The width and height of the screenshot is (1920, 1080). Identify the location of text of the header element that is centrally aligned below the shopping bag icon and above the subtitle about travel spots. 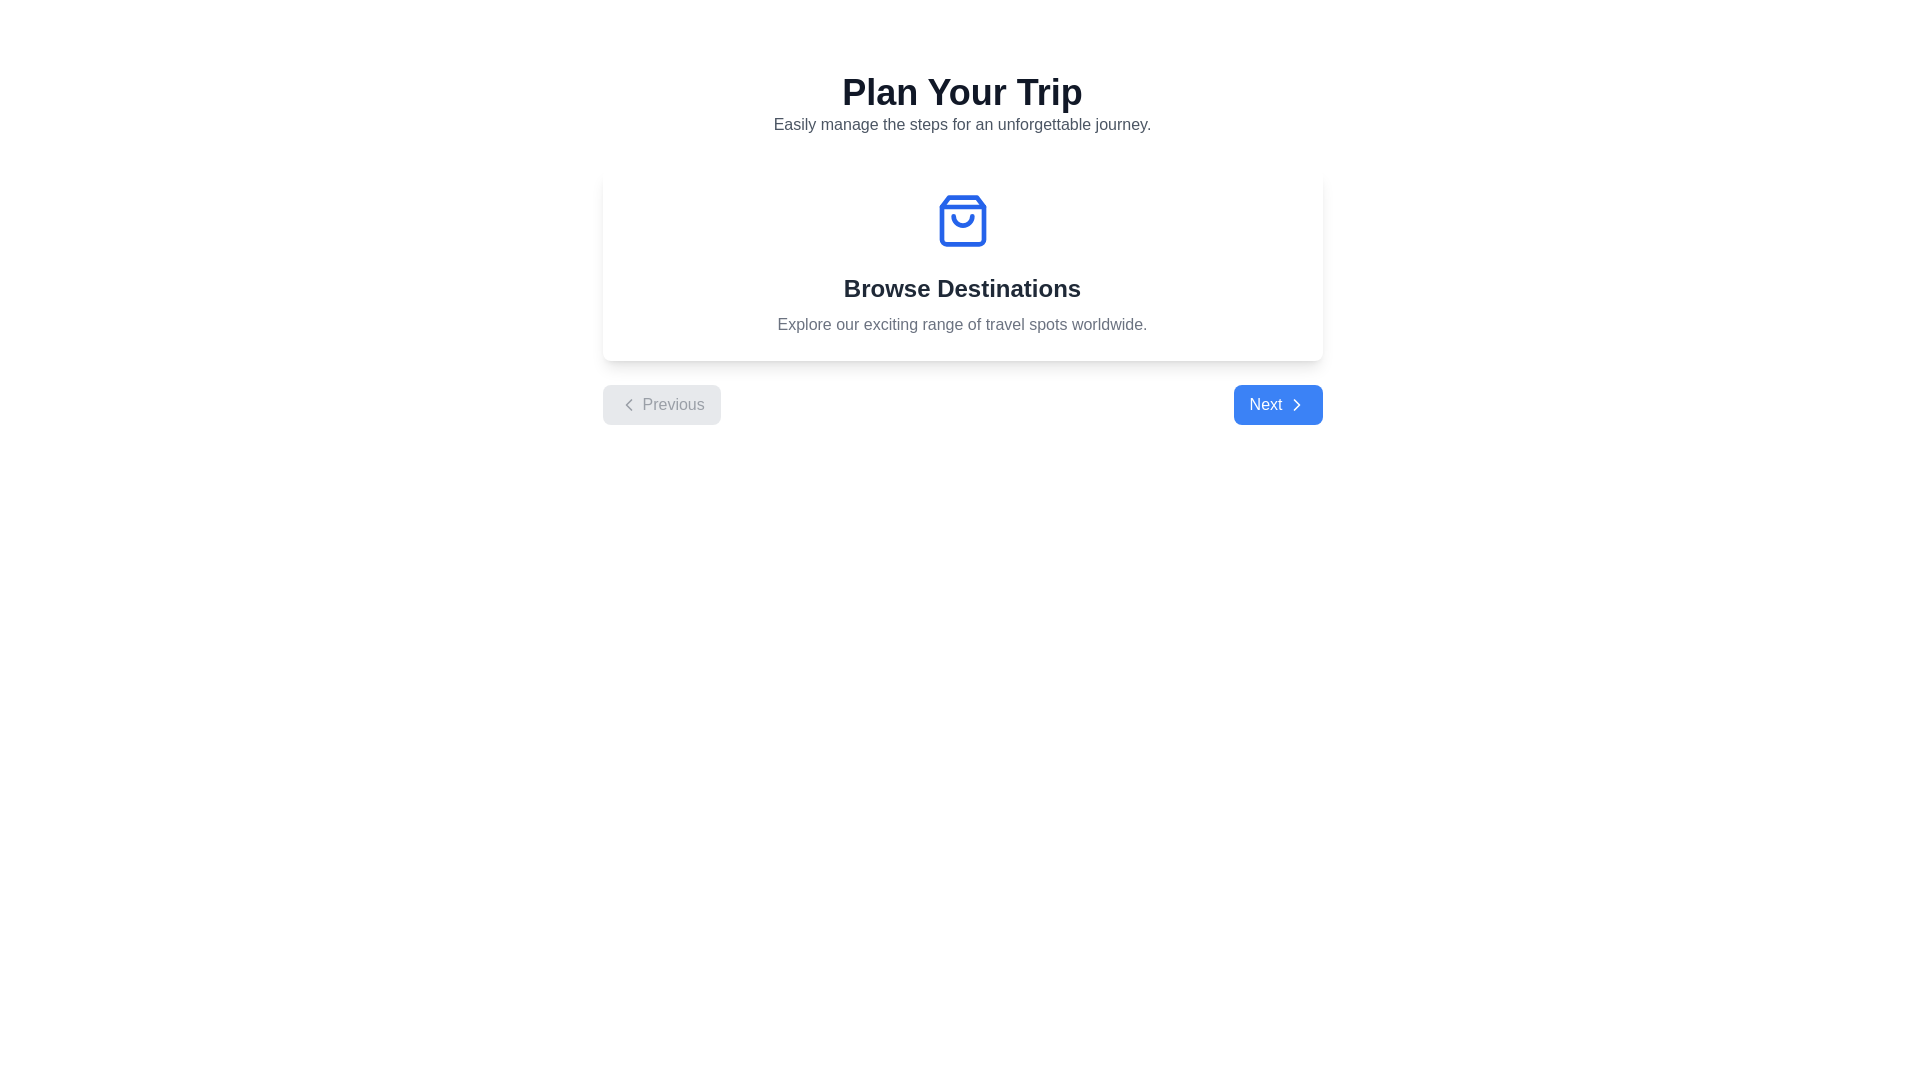
(962, 289).